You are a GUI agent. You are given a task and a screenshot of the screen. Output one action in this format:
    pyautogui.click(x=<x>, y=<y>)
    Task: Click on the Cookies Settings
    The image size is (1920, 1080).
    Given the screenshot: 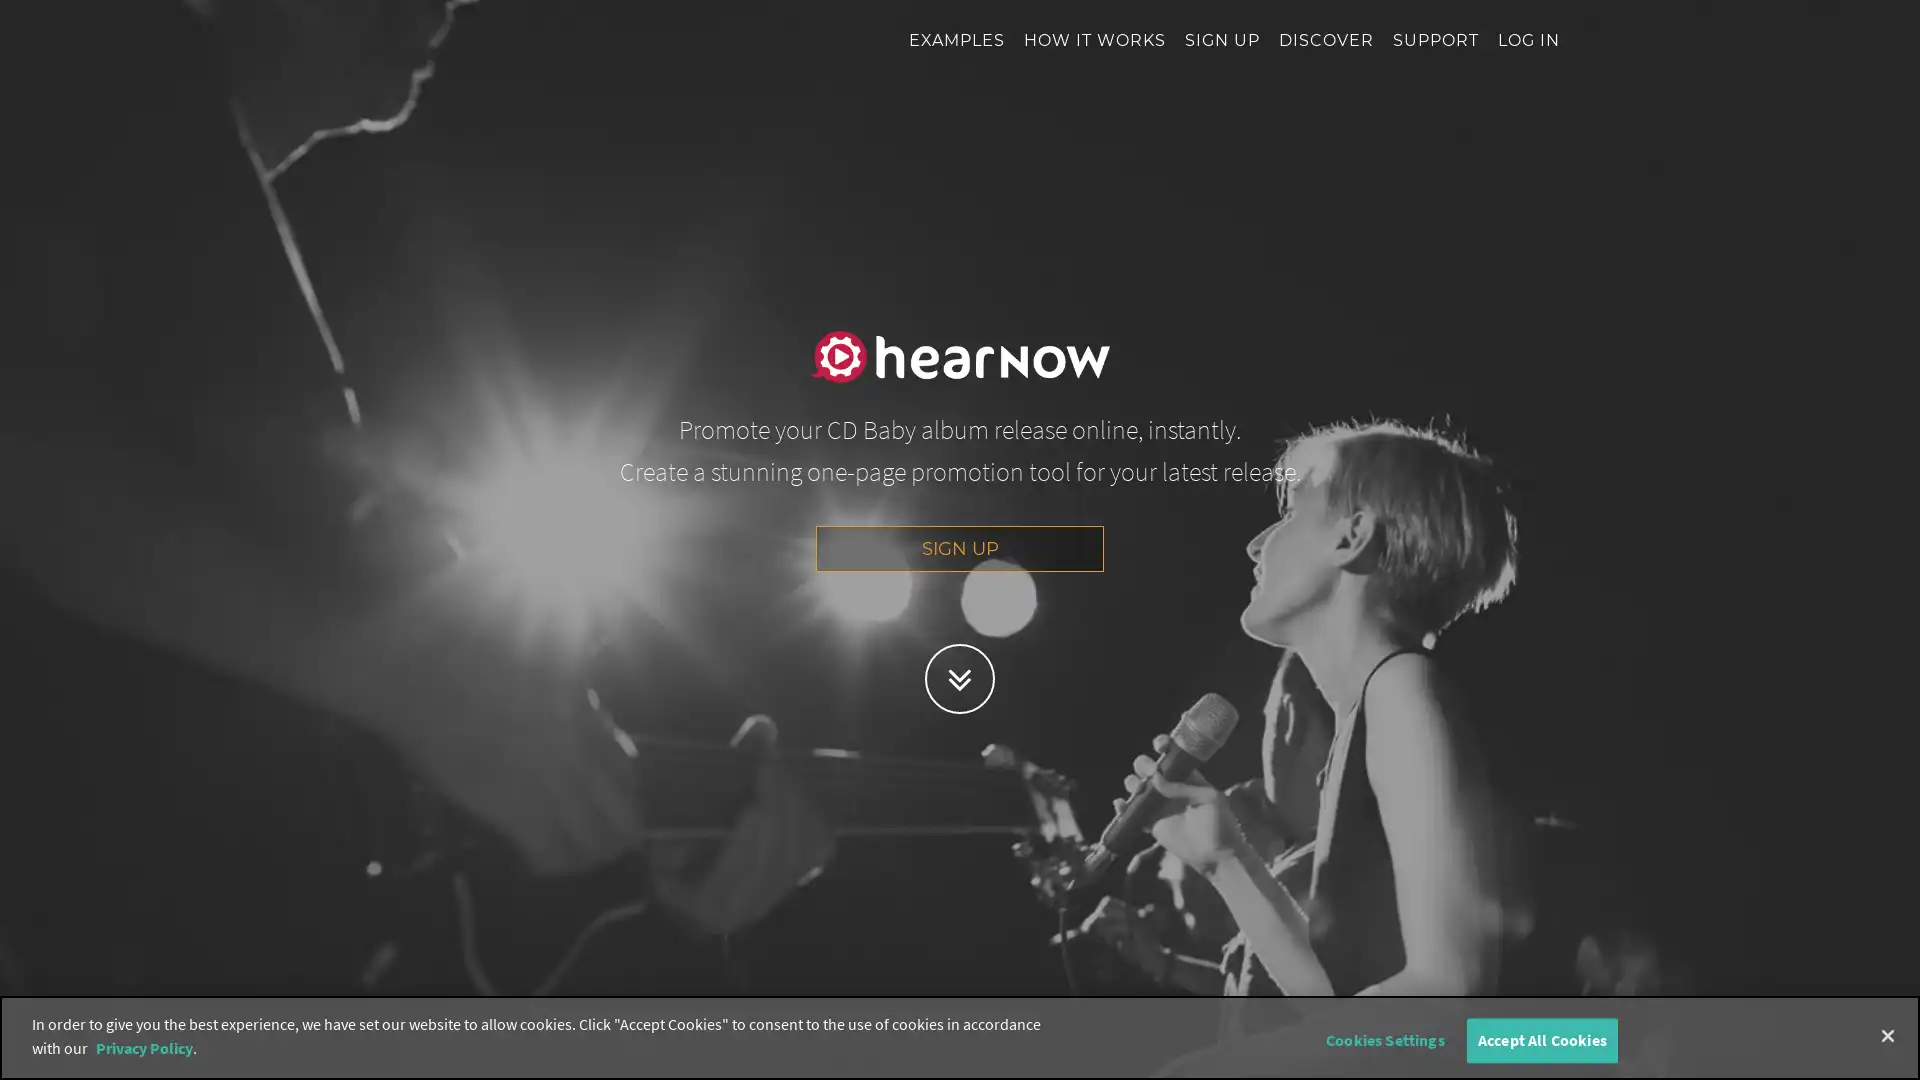 What is the action you would take?
    pyautogui.click(x=1383, y=1039)
    